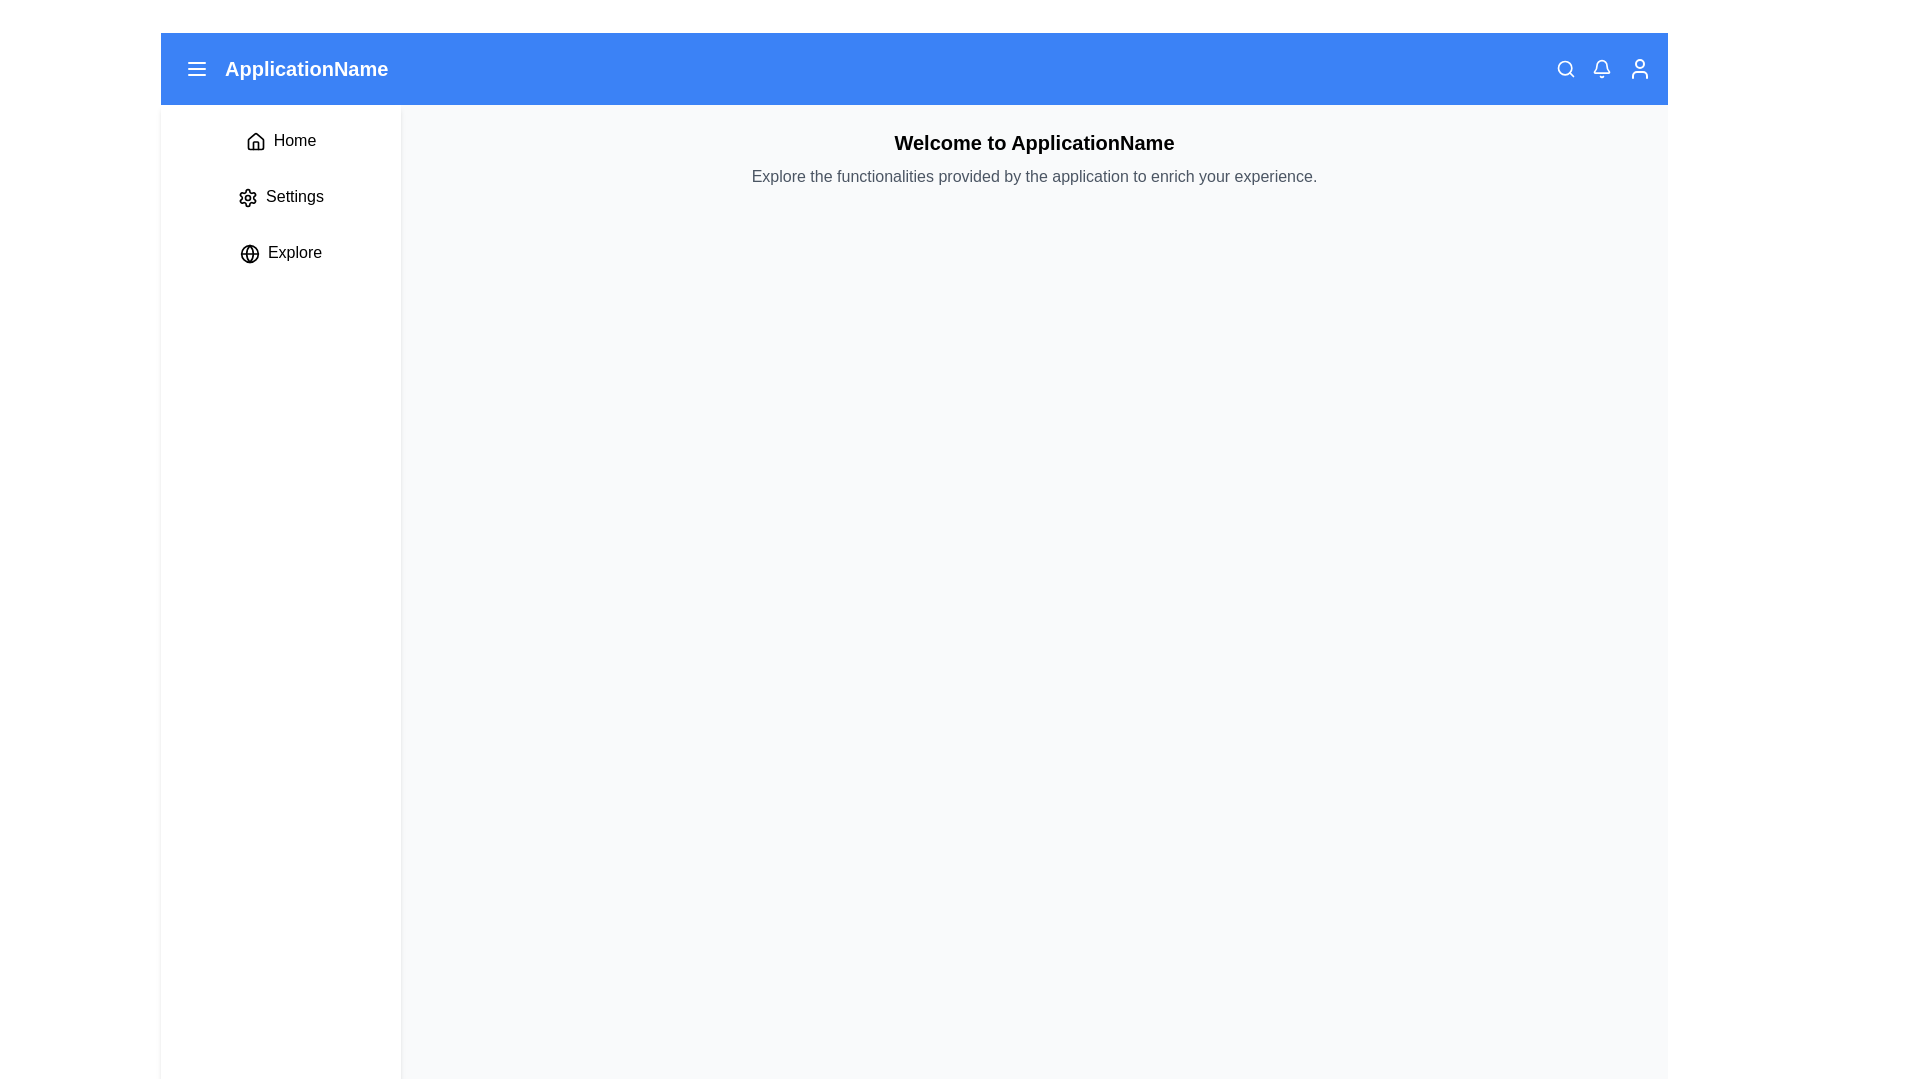 The height and width of the screenshot is (1080, 1920). What do you see at coordinates (305, 68) in the screenshot?
I see `the Static Text element displaying 'ApplicationName', which is styled in bold, large font and located in the navigation bar with a blue background` at bounding box center [305, 68].